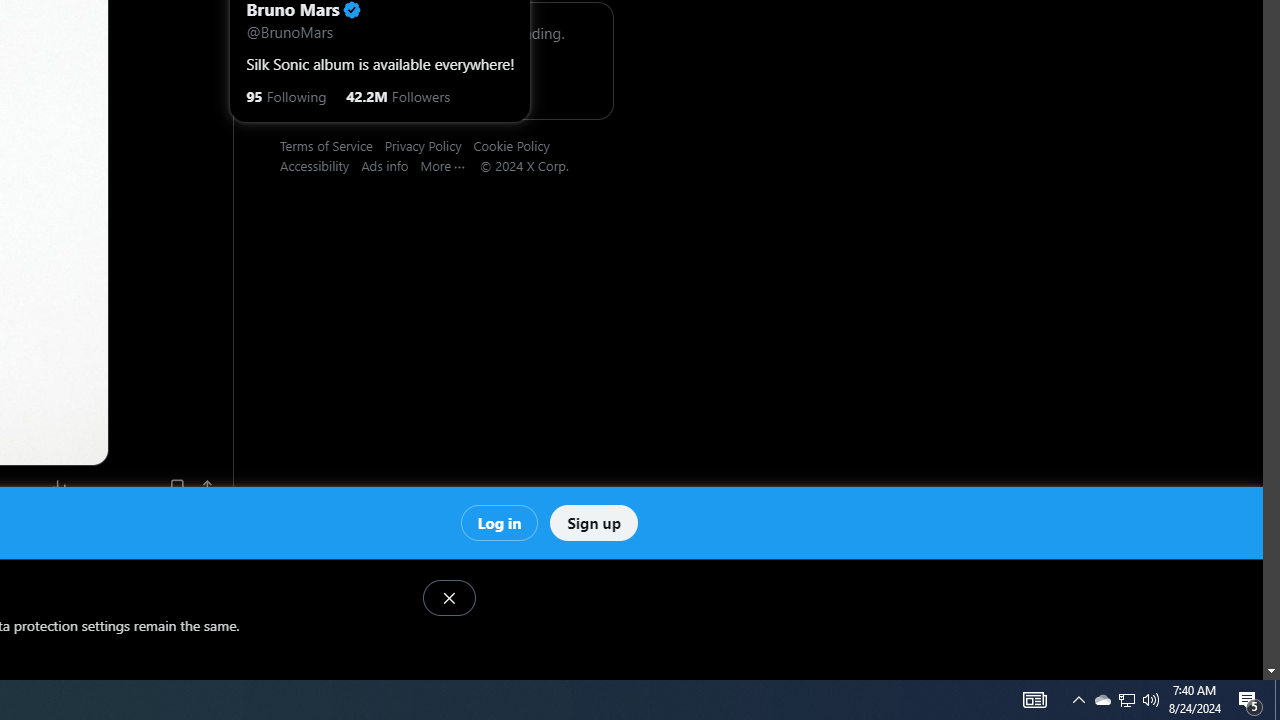 The image size is (1280, 720). Describe the element at coordinates (592, 521) in the screenshot. I see `'Sign up'` at that location.